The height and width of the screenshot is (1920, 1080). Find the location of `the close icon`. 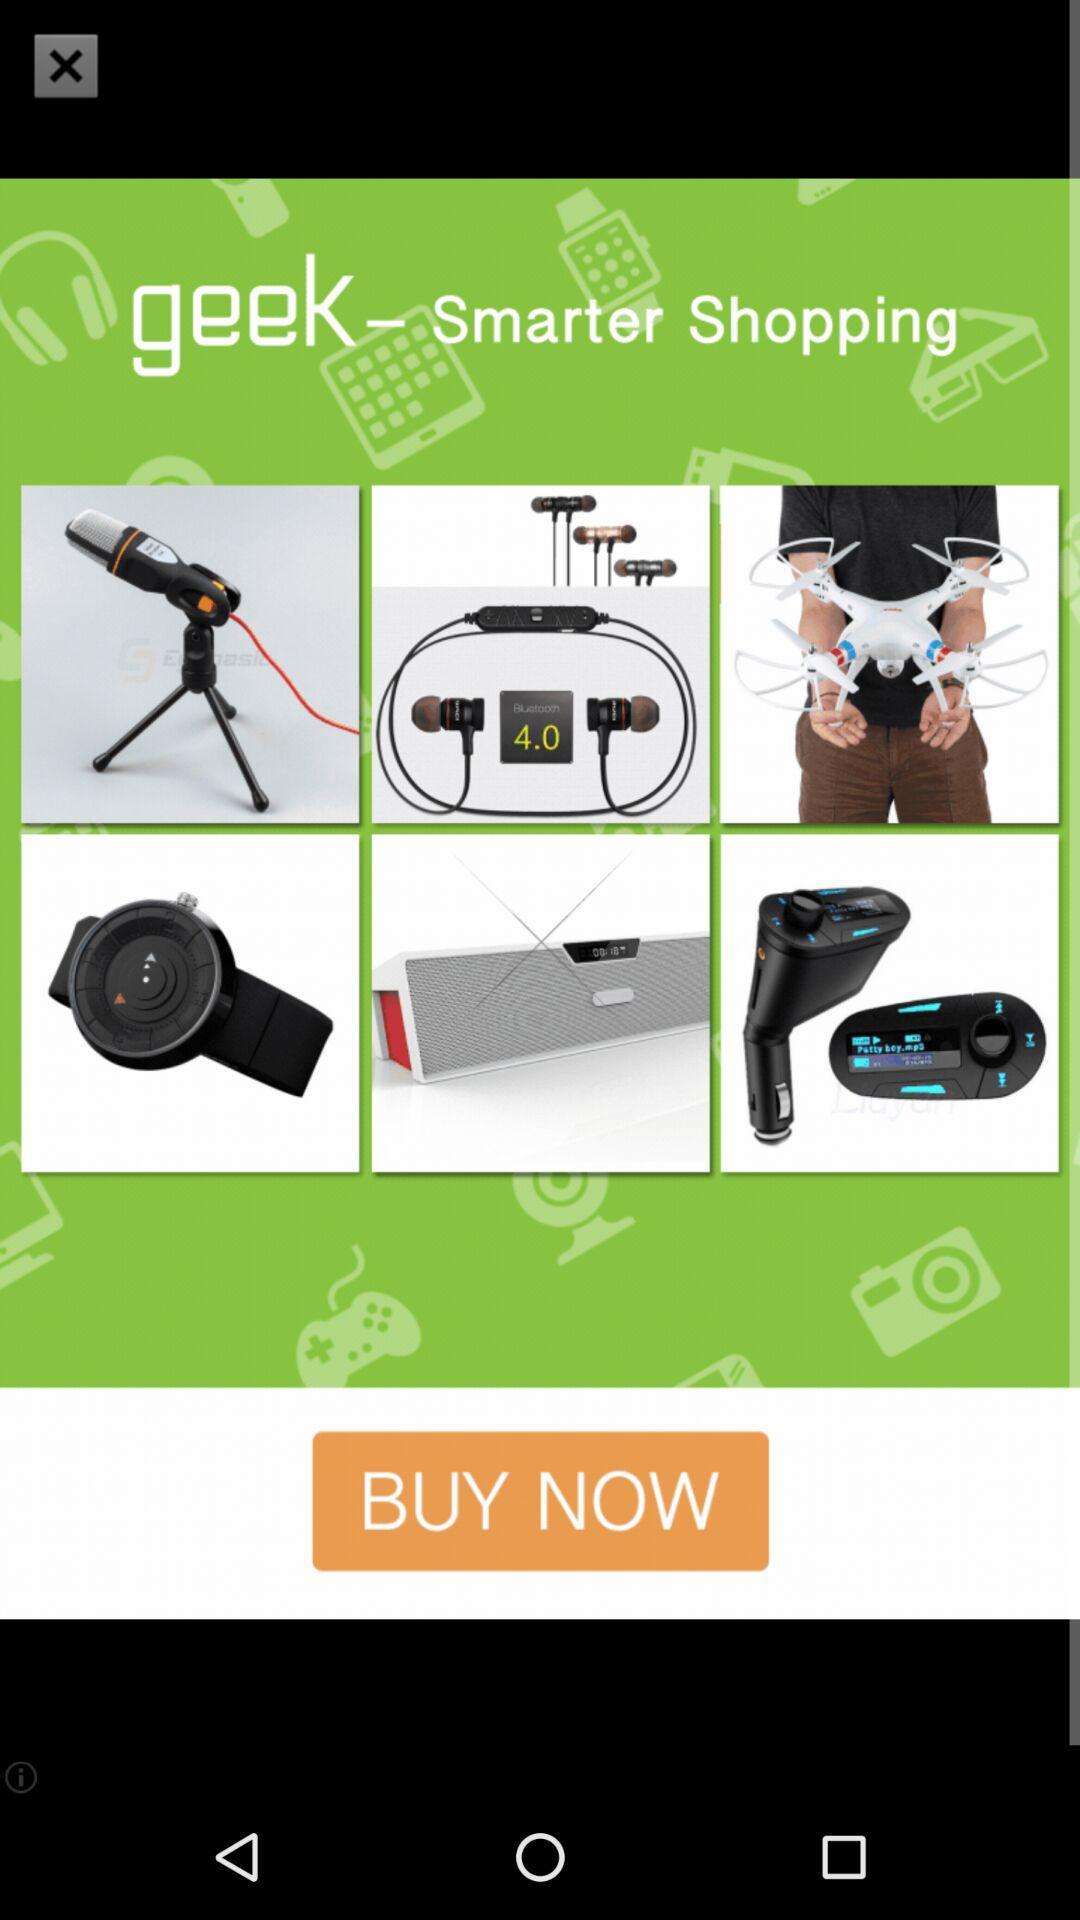

the close icon is located at coordinates (64, 70).